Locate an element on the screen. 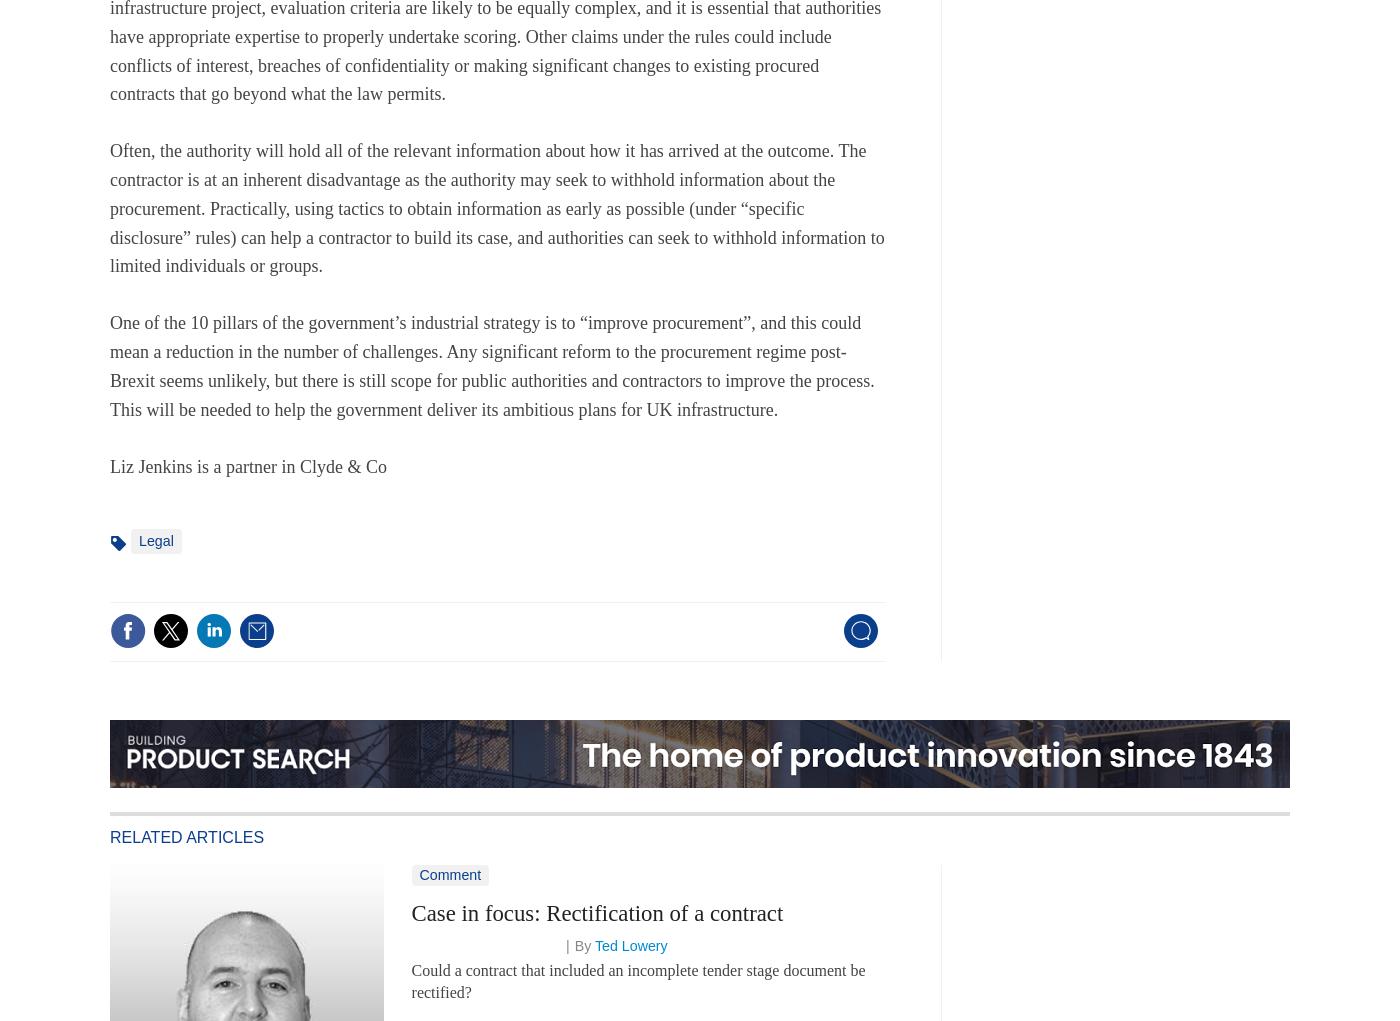 This screenshot has height=1021, width=1400. 'Case in focus: Rectification of a contract' is located at coordinates (596, 912).